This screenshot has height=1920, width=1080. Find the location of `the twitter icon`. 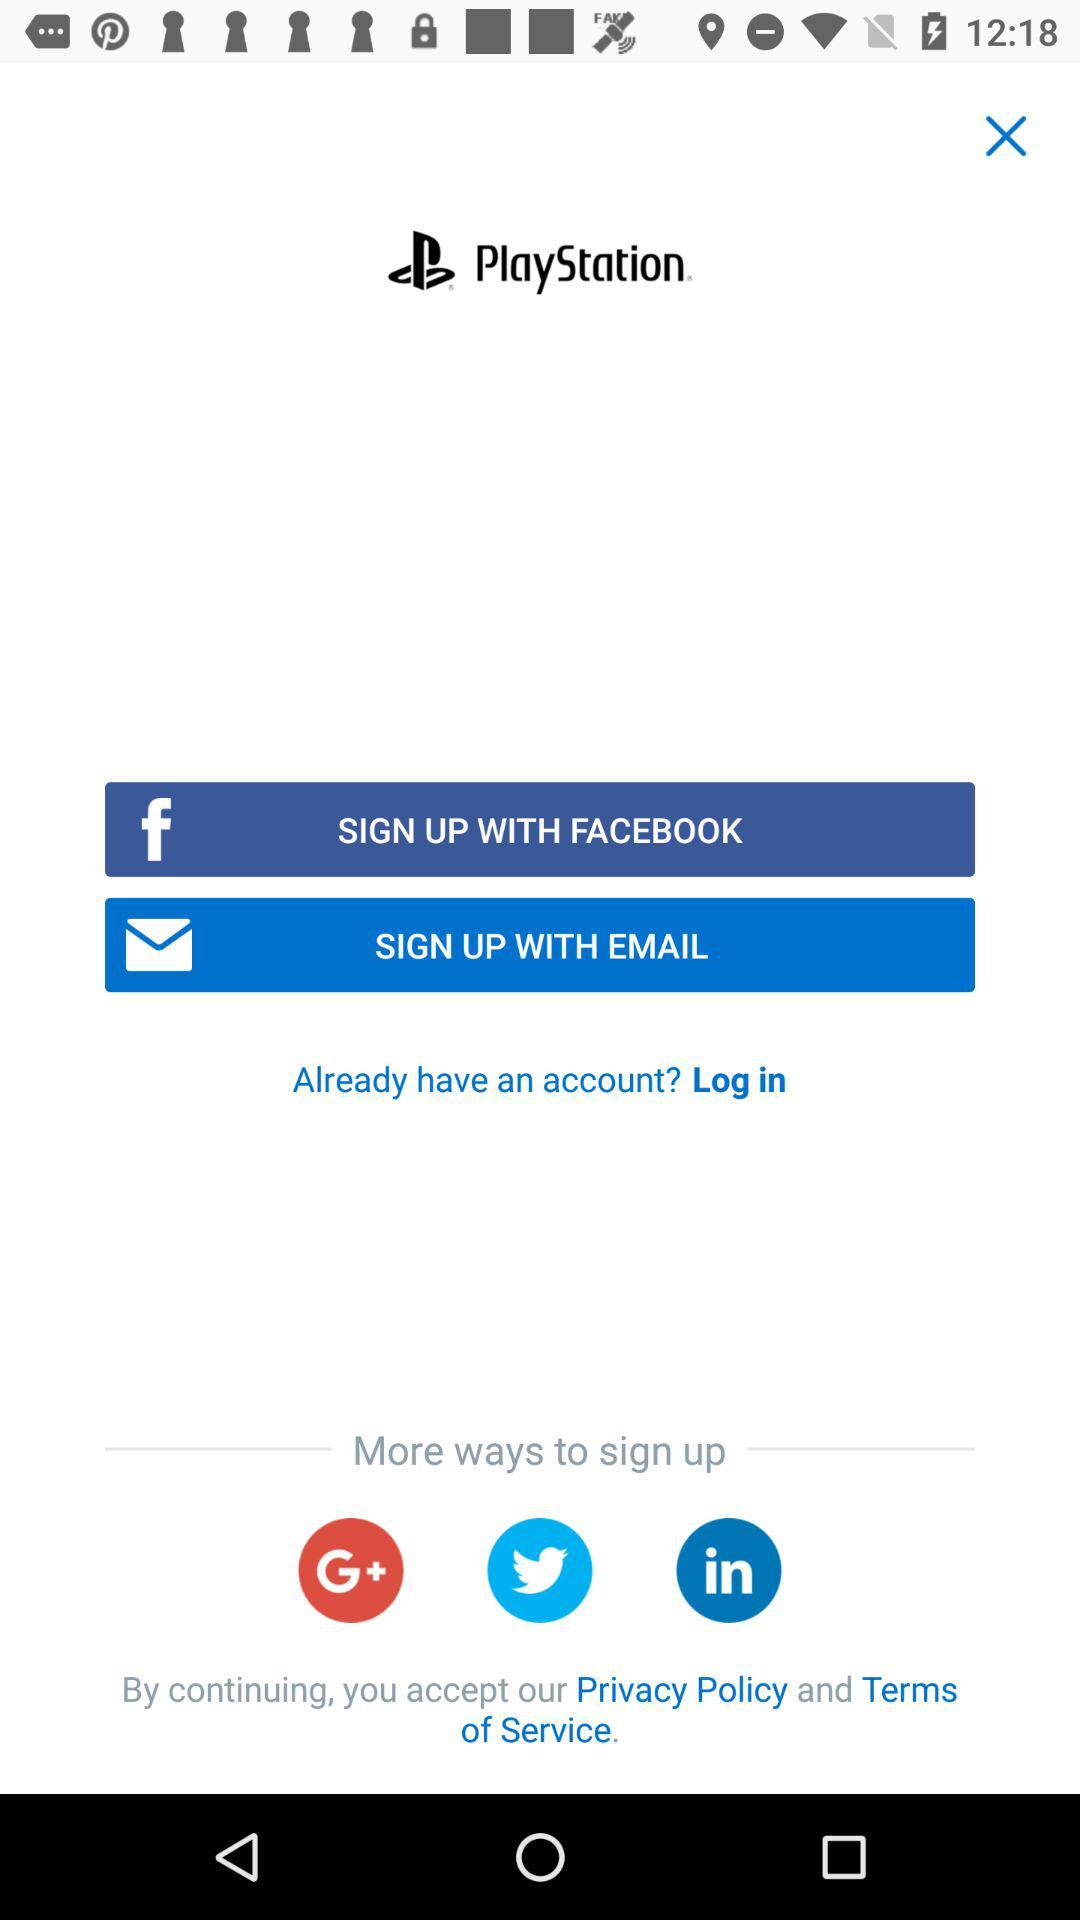

the twitter icon is located at coordinates (540, 1569).